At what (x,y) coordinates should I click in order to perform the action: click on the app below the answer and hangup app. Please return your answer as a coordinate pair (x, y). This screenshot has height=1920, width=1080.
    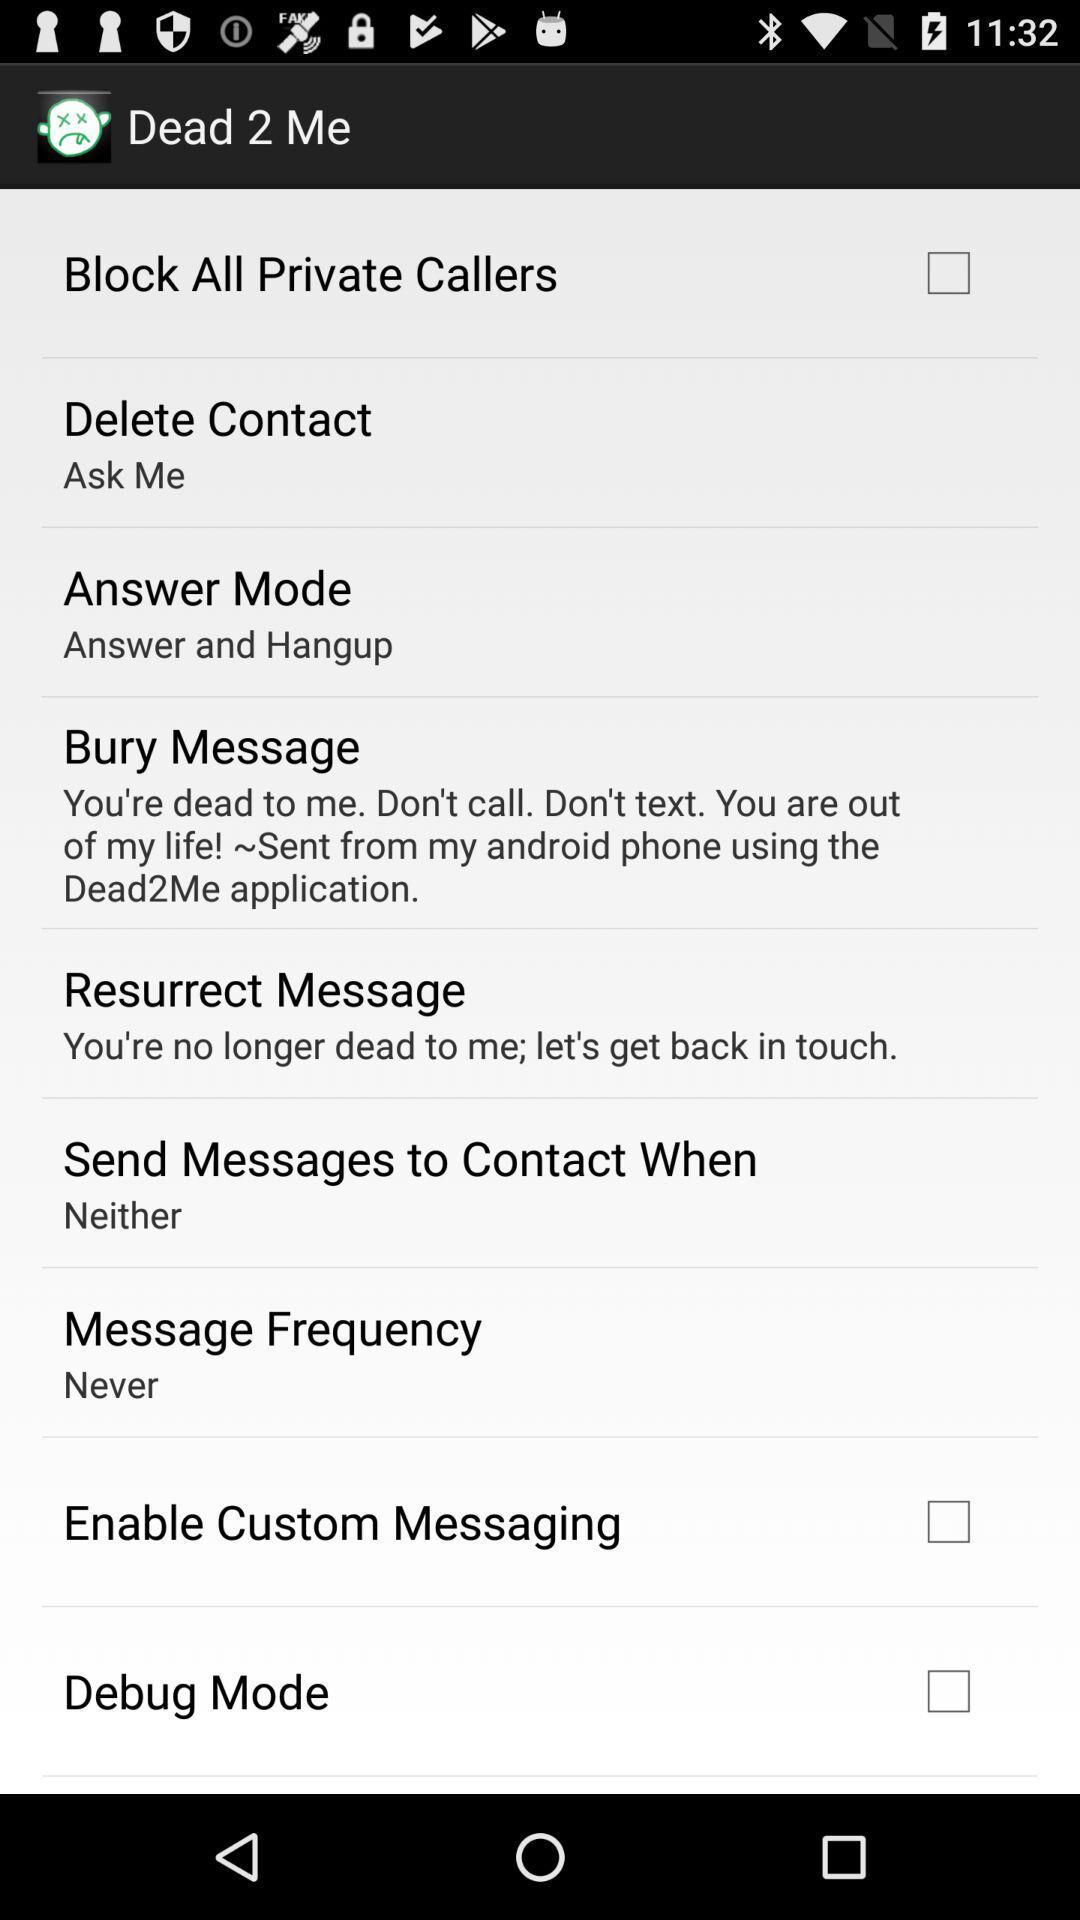
    Looking at the image, I should click on (211, 744).